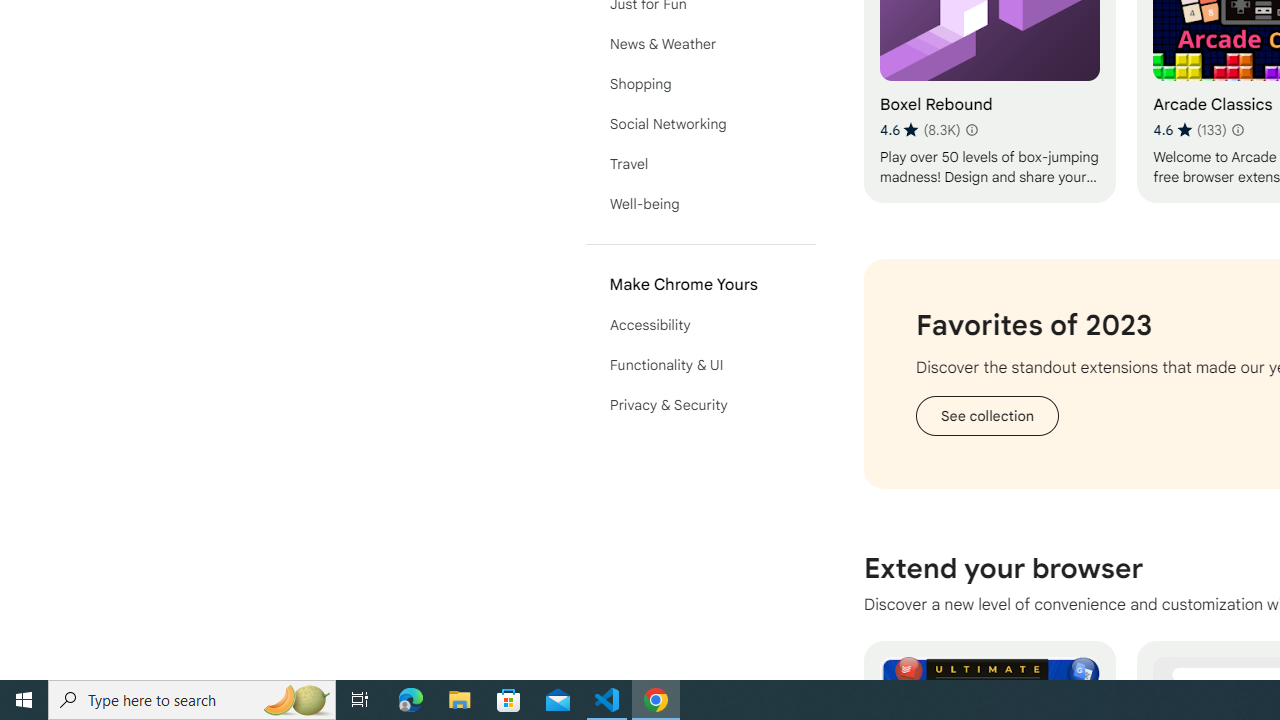  Describe the element at coordinates (700, 163) in the screenshot. I see `'Travel'` at that location.